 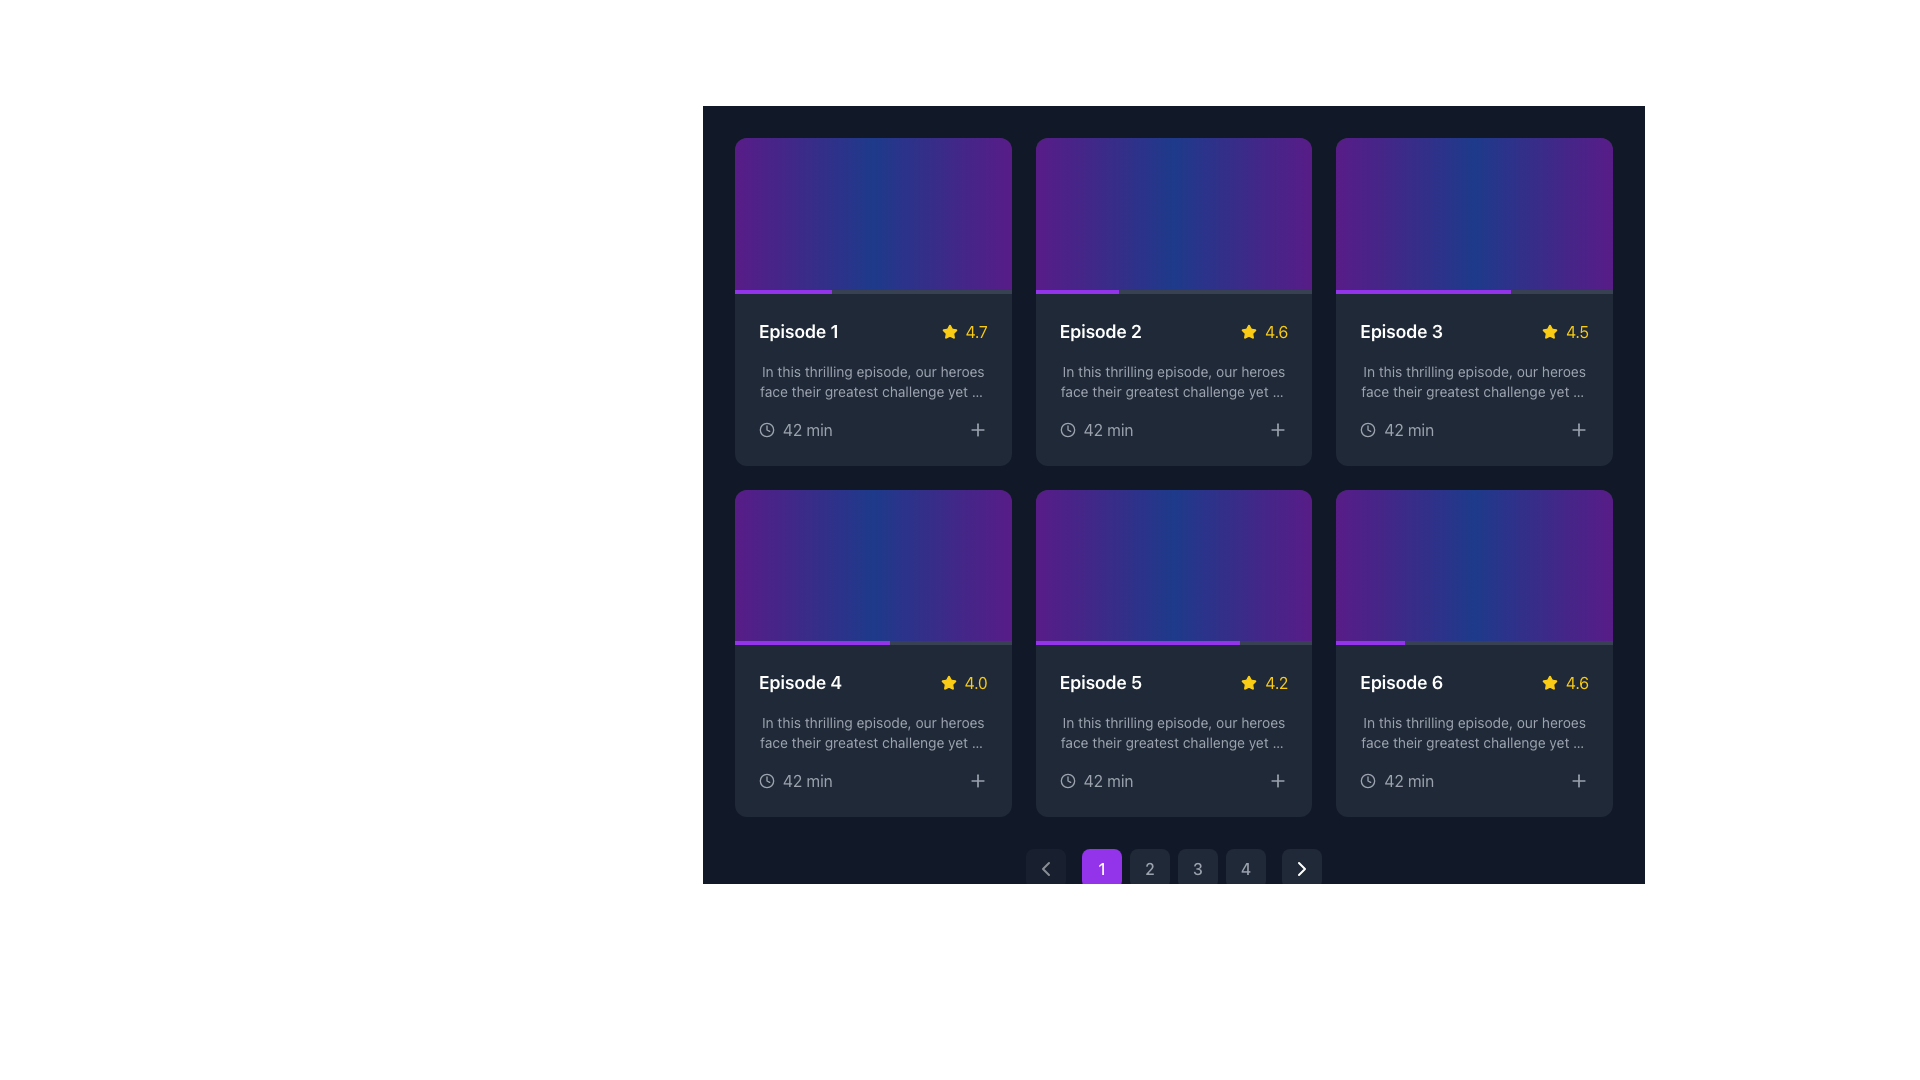 What do you see at coordinates (1408, 780) in the screenshot?
I see `the static text label displaying the duration of 'Episode 6', which is located at the bottom-right corner of the interface, adjacent to a clock icon on the left and the text '42 min' on the right` at bounding box center [1408, 780].